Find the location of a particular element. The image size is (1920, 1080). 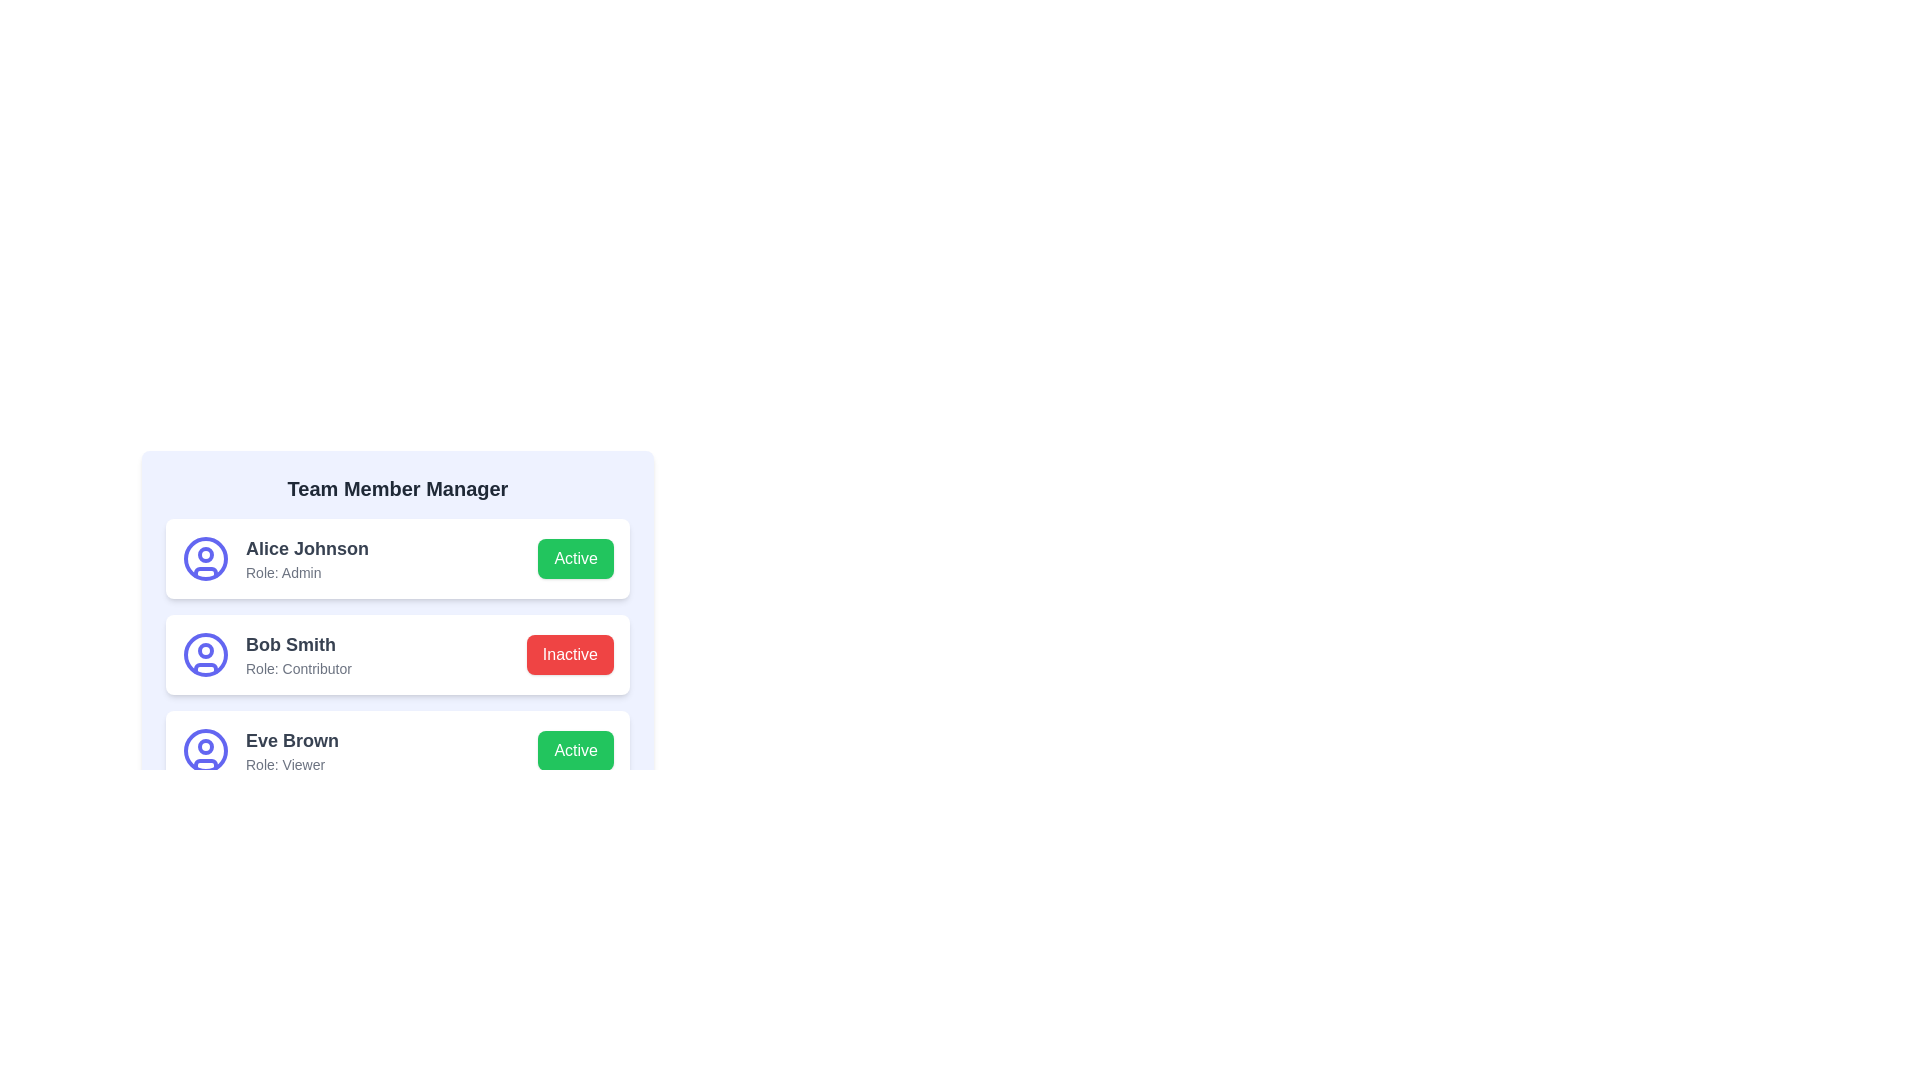

the red button labeled 'Inactive' is located at coordinates (569, 655).